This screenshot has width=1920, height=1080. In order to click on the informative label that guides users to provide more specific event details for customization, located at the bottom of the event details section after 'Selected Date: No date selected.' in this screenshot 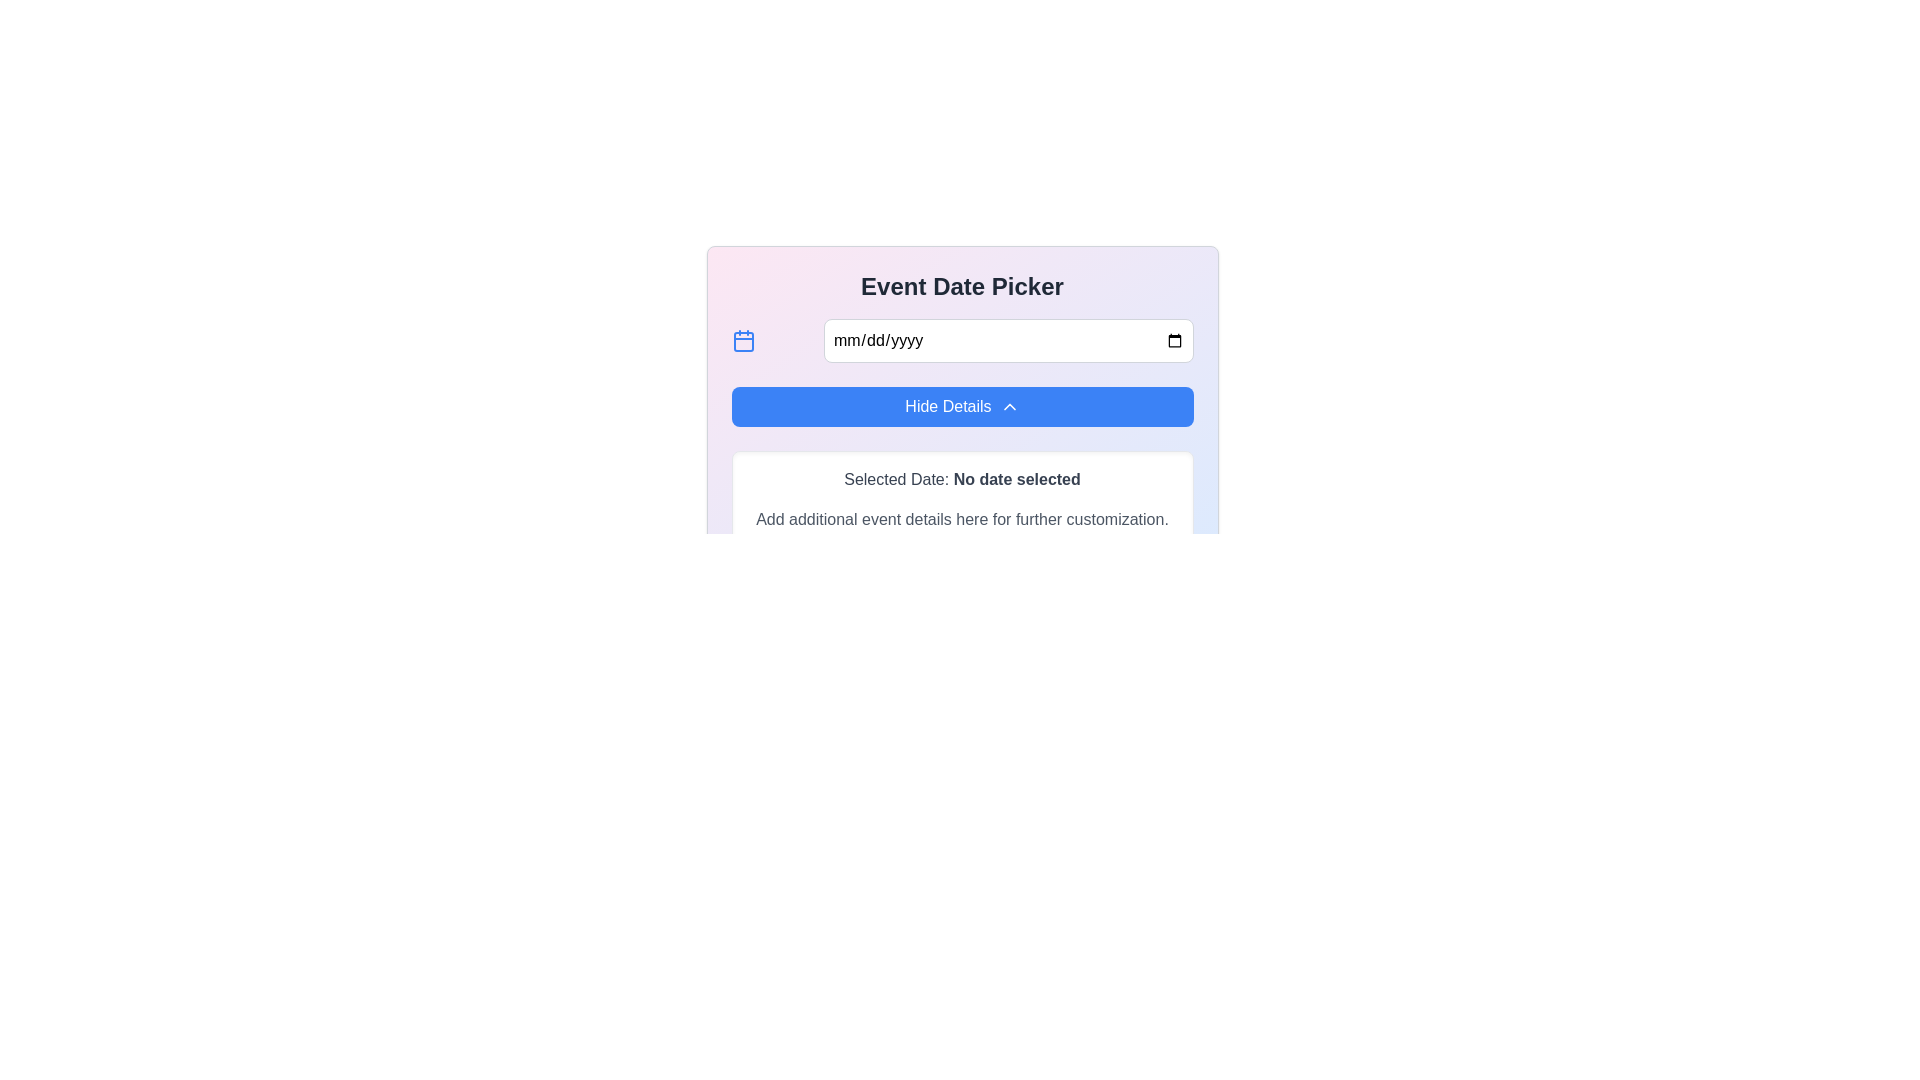, I will do `click(962, 519)`.